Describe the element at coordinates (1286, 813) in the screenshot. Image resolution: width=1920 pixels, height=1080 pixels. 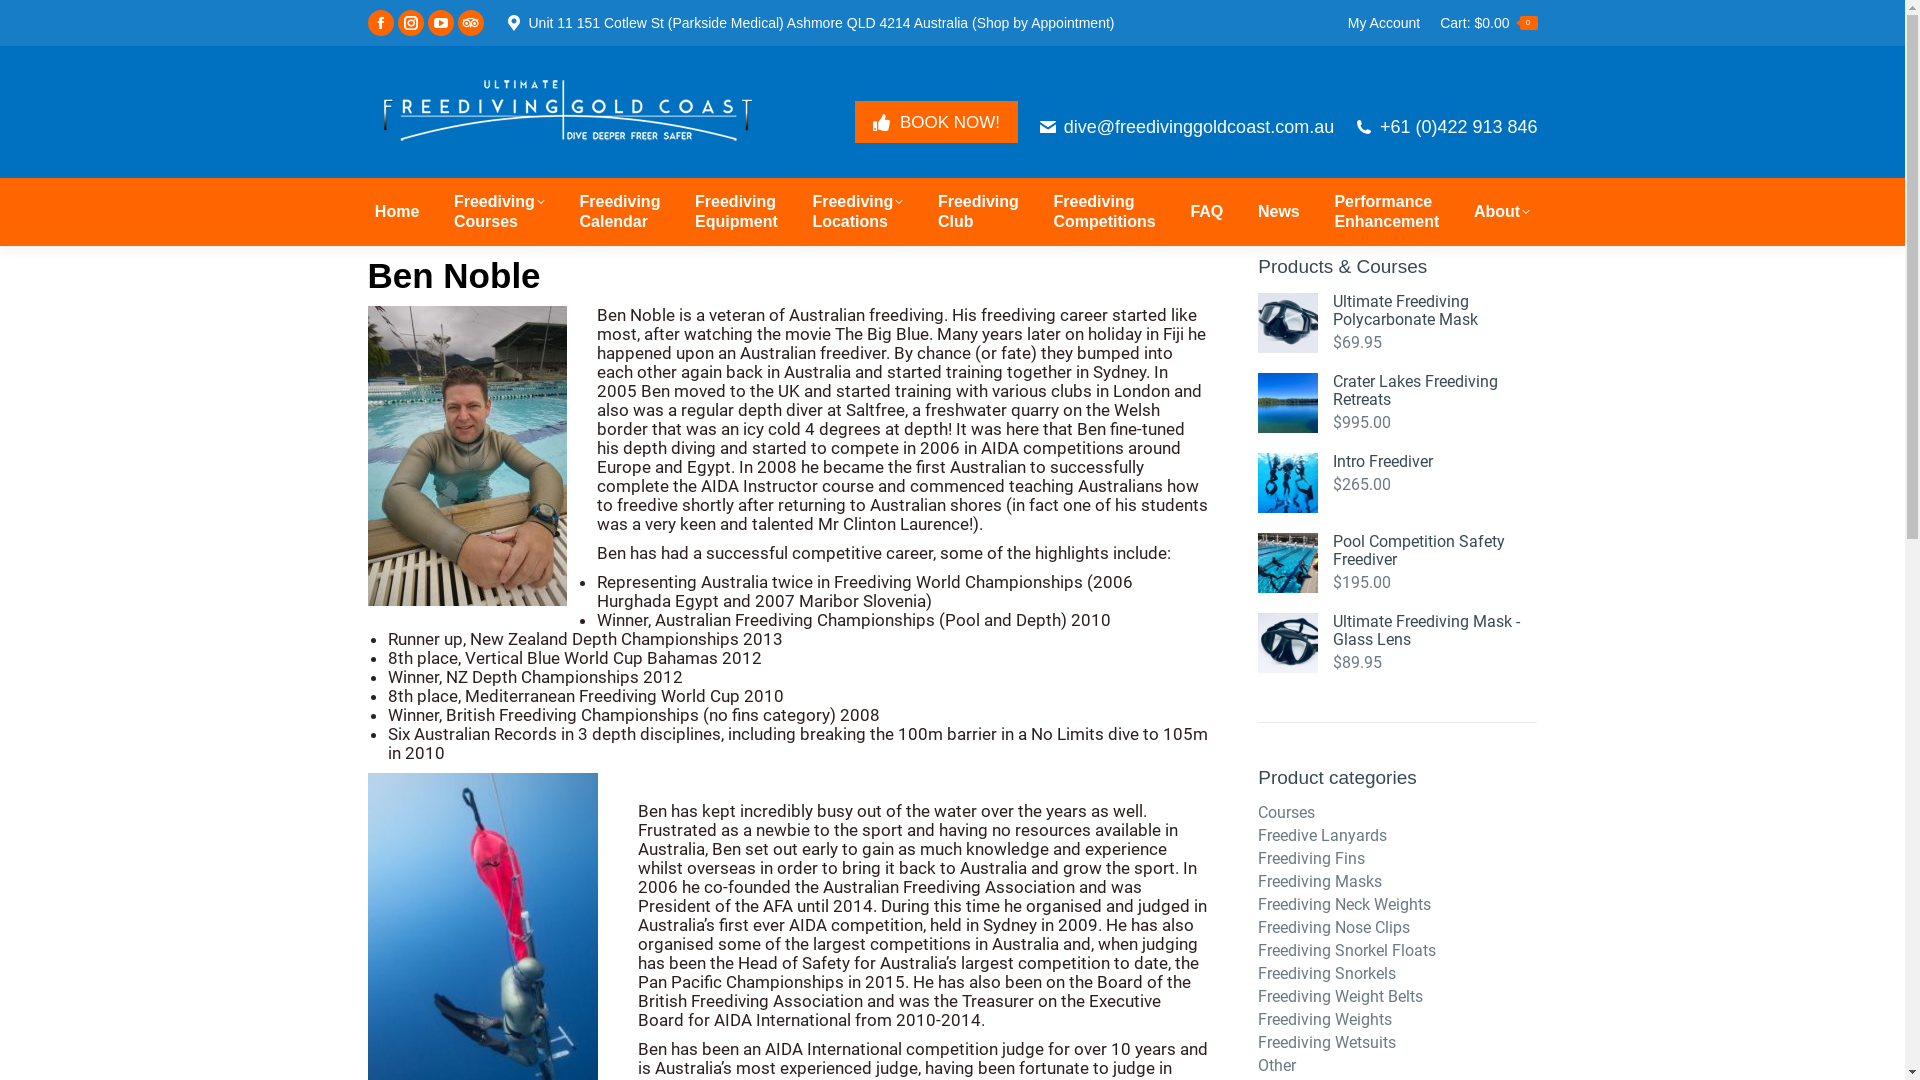
I see `'Courses'` at that location.